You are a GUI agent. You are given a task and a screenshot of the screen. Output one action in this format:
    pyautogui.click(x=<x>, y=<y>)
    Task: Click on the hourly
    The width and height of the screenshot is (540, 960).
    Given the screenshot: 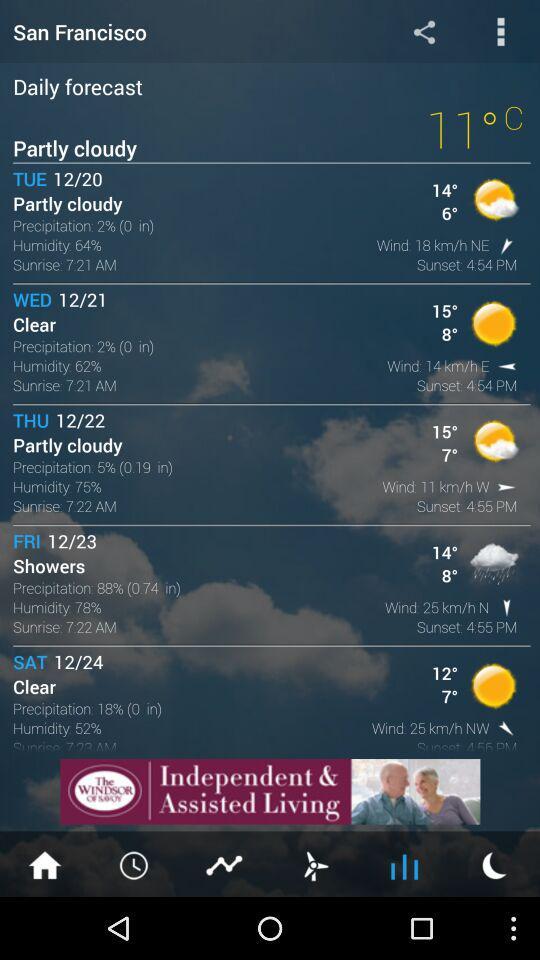 What is the action you would take?
    pyautogui.click(x=135, y=863)
    